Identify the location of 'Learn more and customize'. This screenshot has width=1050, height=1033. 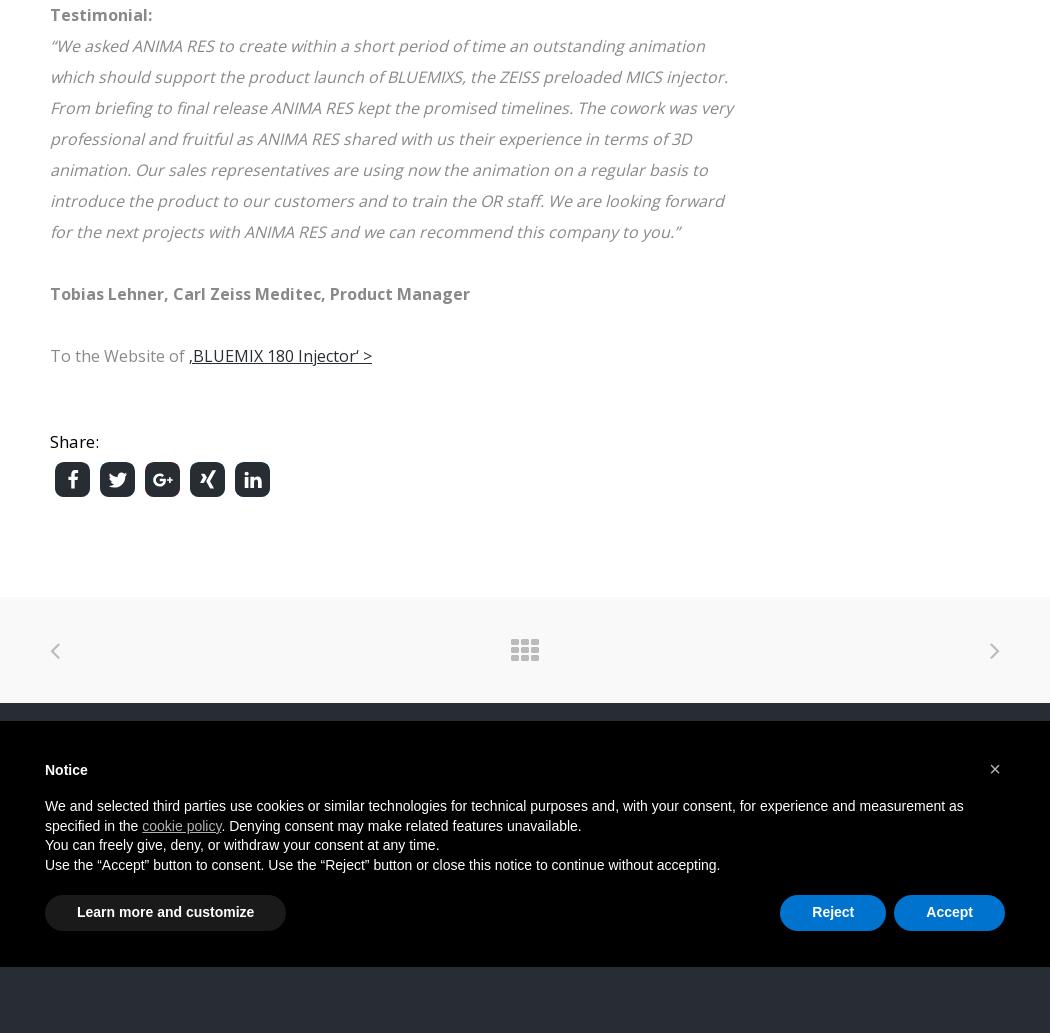
(165, 911).